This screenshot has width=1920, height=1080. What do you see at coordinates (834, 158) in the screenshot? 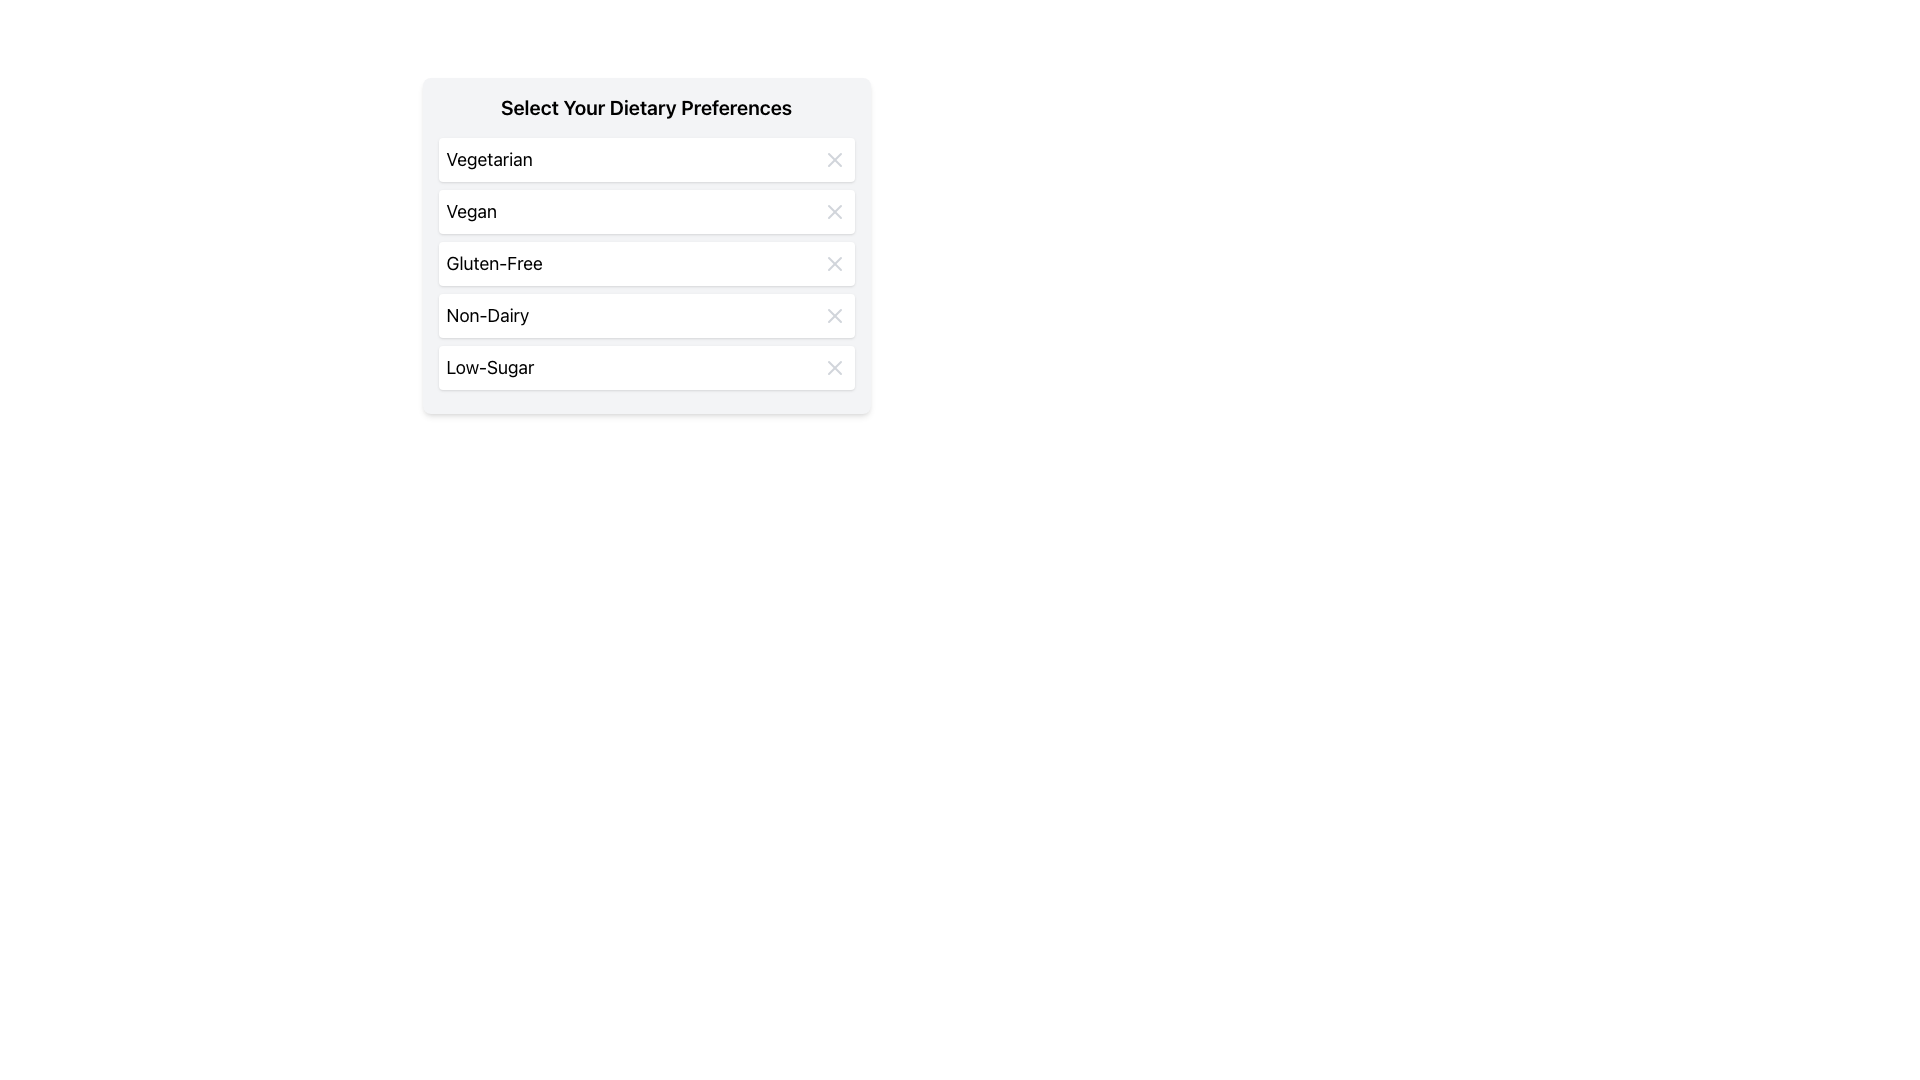
I see `the close button for the 'Vegetarian' dietary preference to check for visual feedback` at bounding box center [834, 158].